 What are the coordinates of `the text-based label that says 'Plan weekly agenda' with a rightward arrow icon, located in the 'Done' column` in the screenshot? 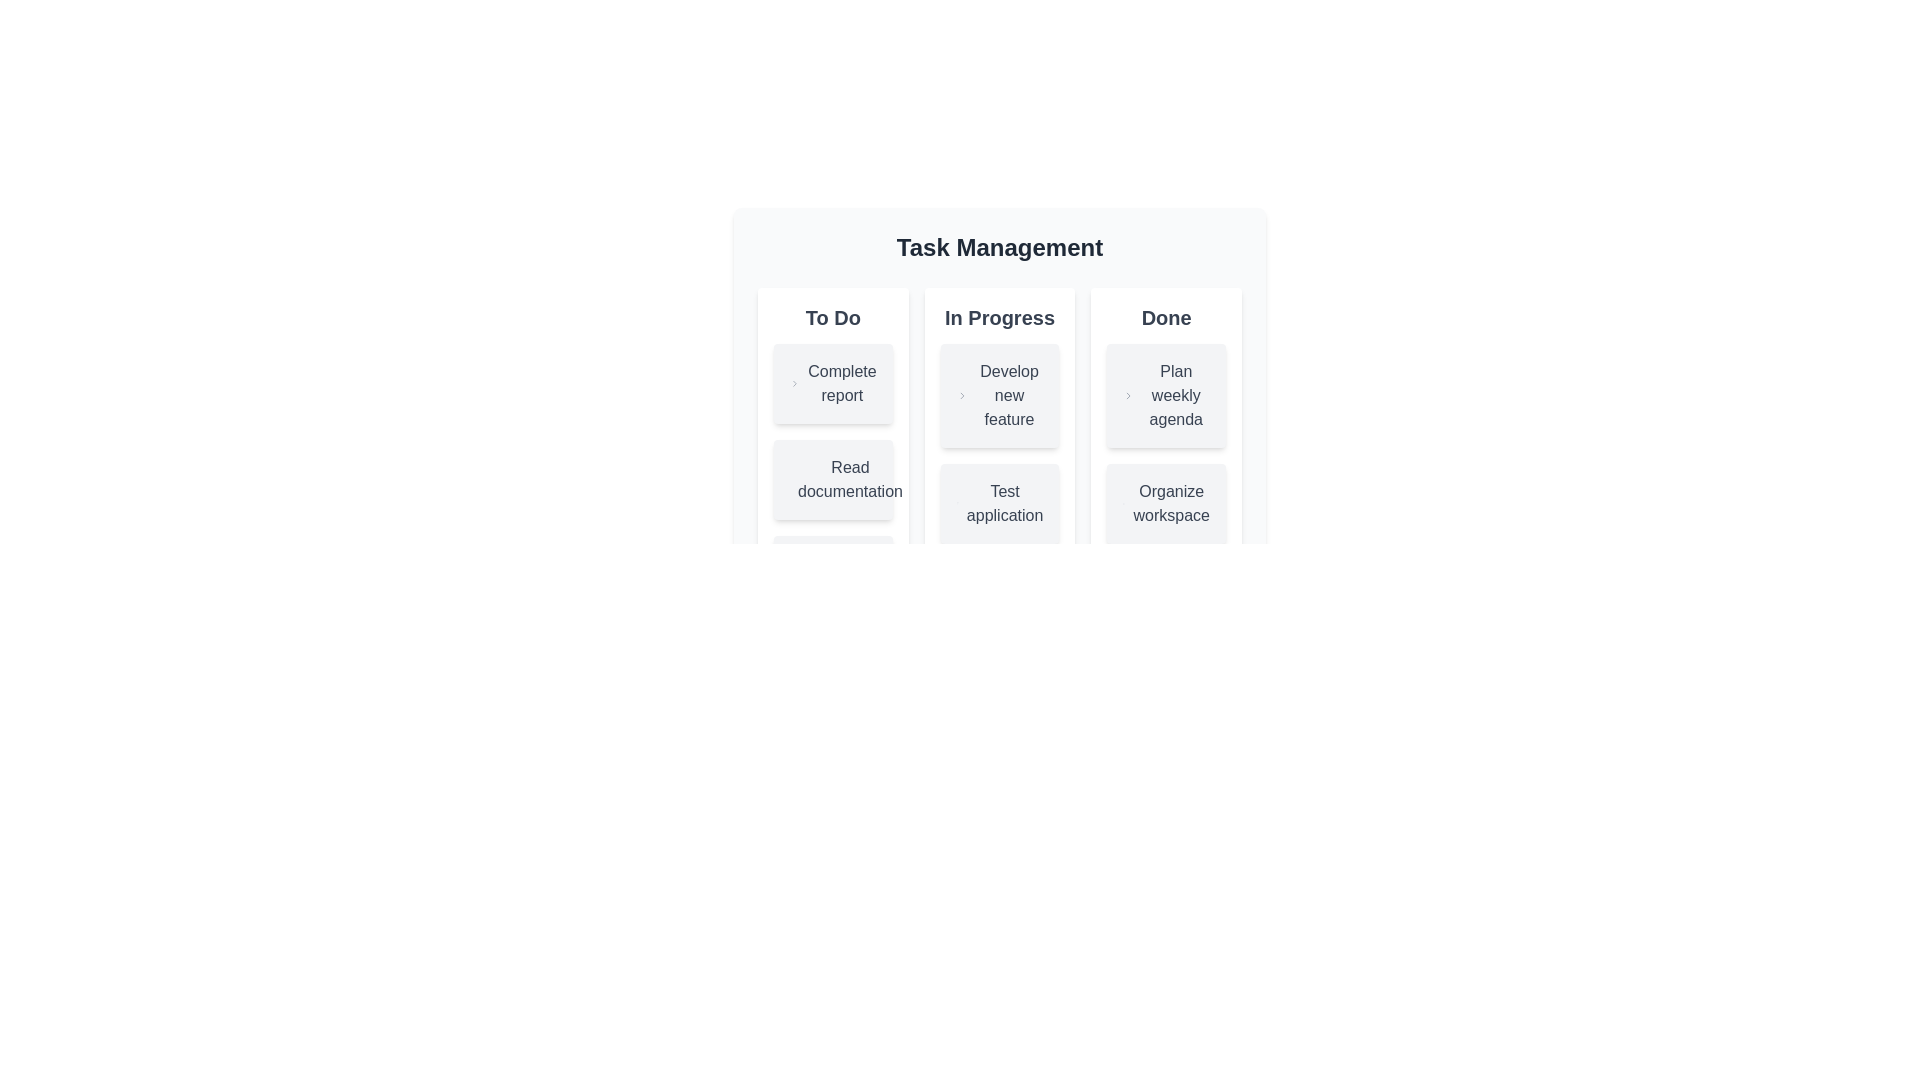 It's located at (1166, 396).